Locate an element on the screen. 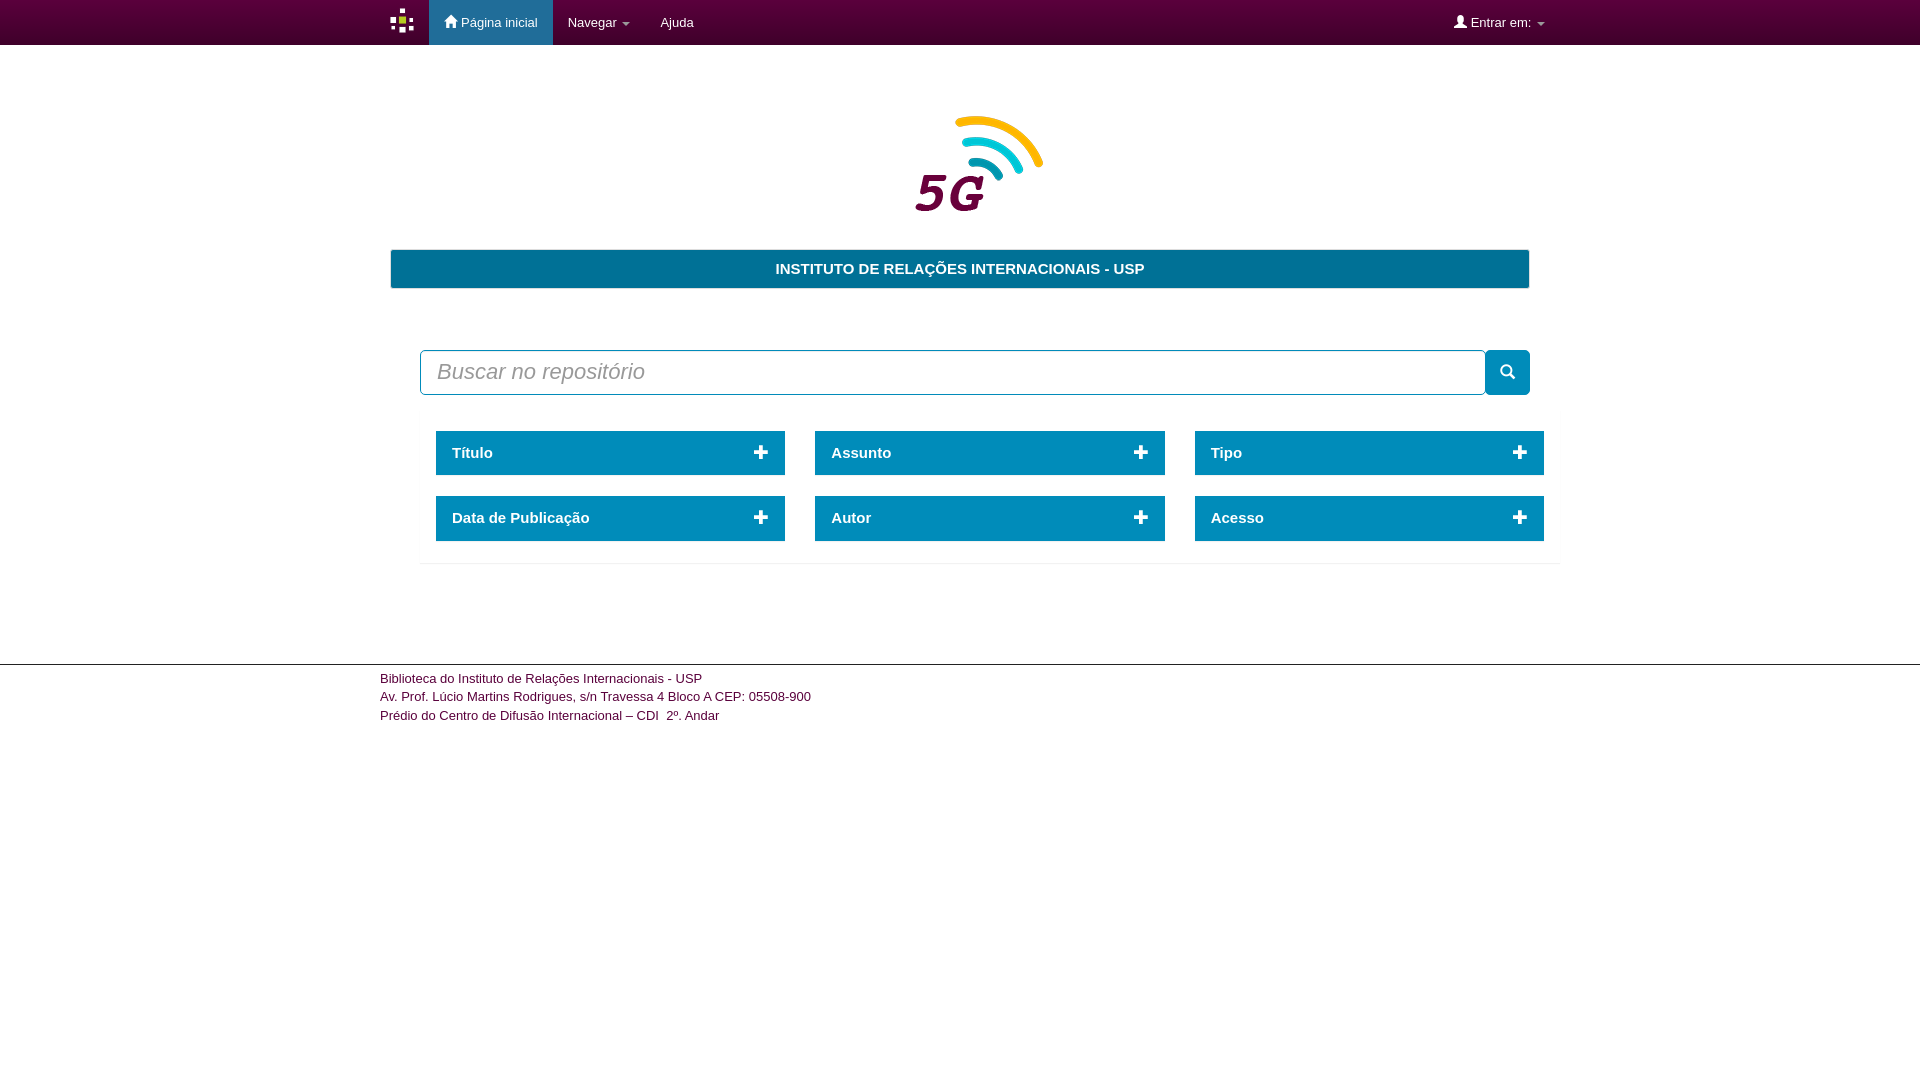  'Navegar' is located at coordinates (598, 22).